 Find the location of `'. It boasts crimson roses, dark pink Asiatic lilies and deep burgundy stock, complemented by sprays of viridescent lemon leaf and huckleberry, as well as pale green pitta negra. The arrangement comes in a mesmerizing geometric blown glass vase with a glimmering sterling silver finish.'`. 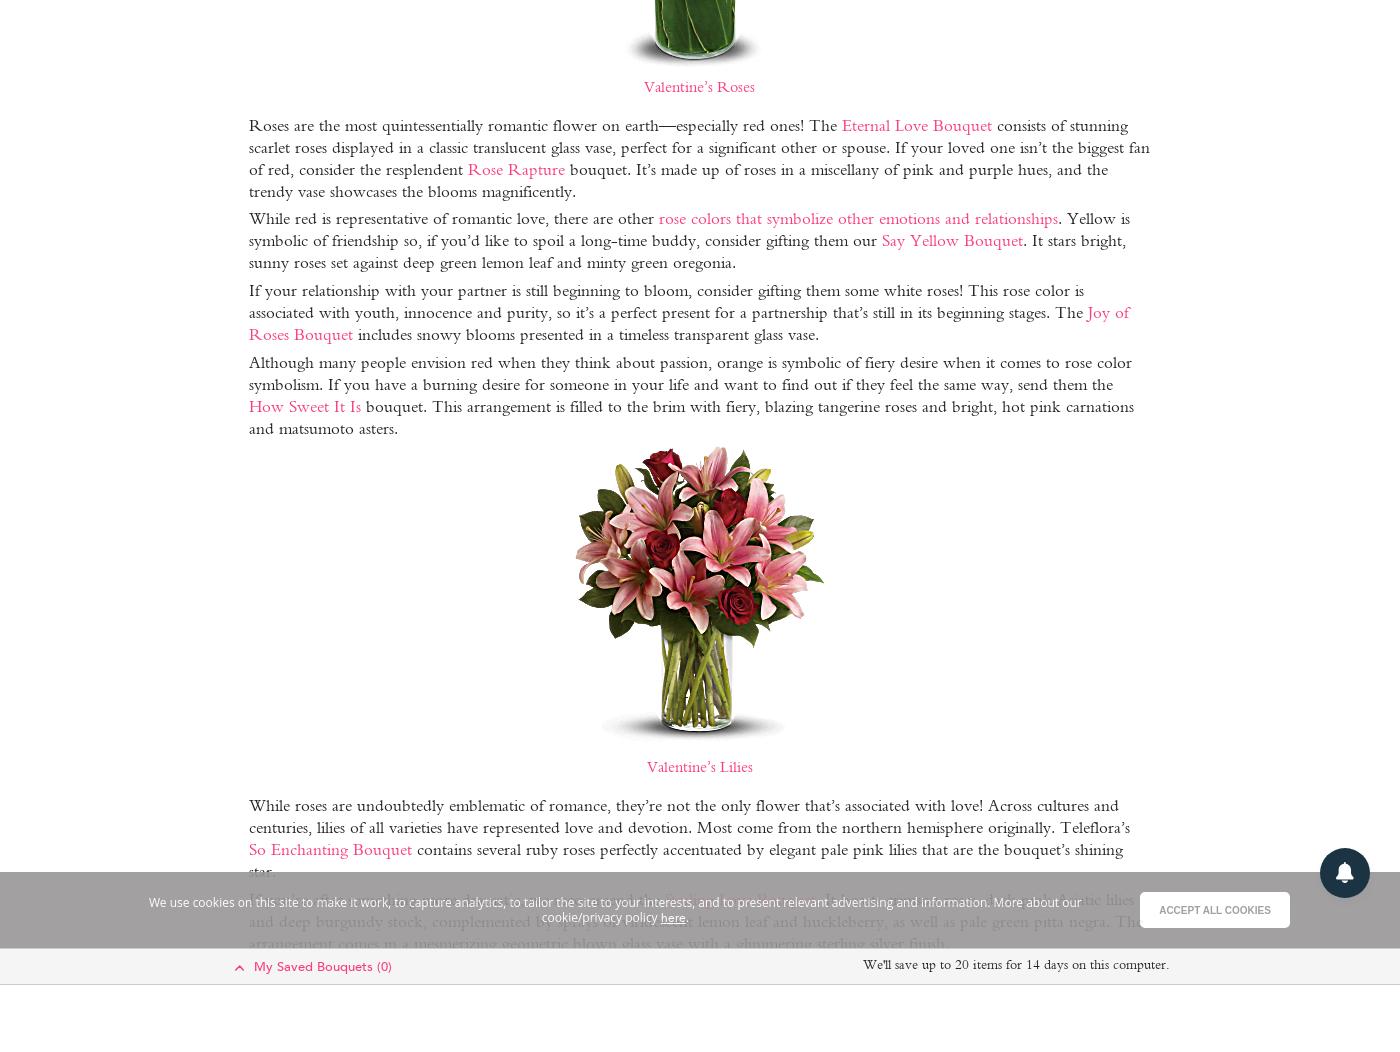

'. It boasts crimson roses, dark pink Asiatic lilies and deep burgundy stock, complemented by sprays of viridescent lemon leaf and huckleberry, as well as pale green pitta negra. The arrangement comes in a mesmerizing geometric blown glass vase with a glimmering sterling silver finish.' is located at coordinates (694, 920).